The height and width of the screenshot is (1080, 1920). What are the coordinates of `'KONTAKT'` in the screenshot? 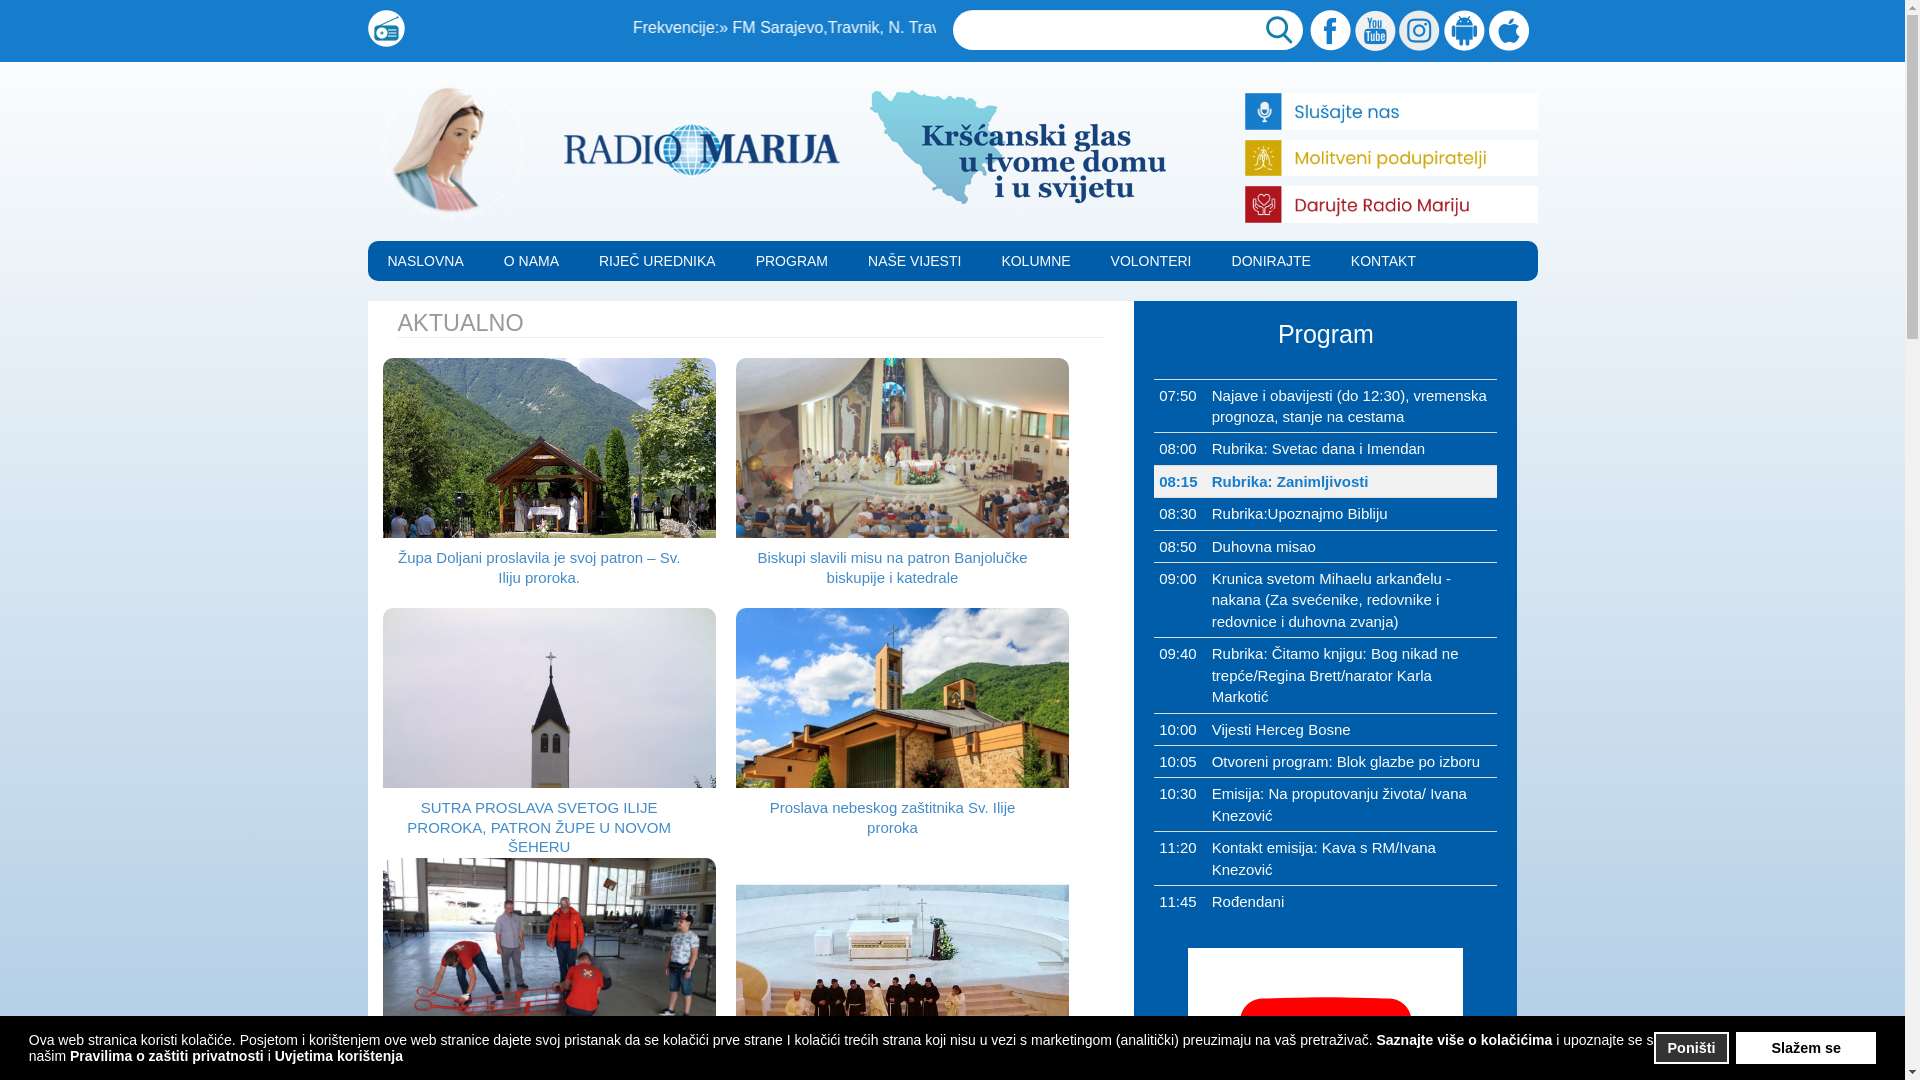 It's located at (1382, 260).